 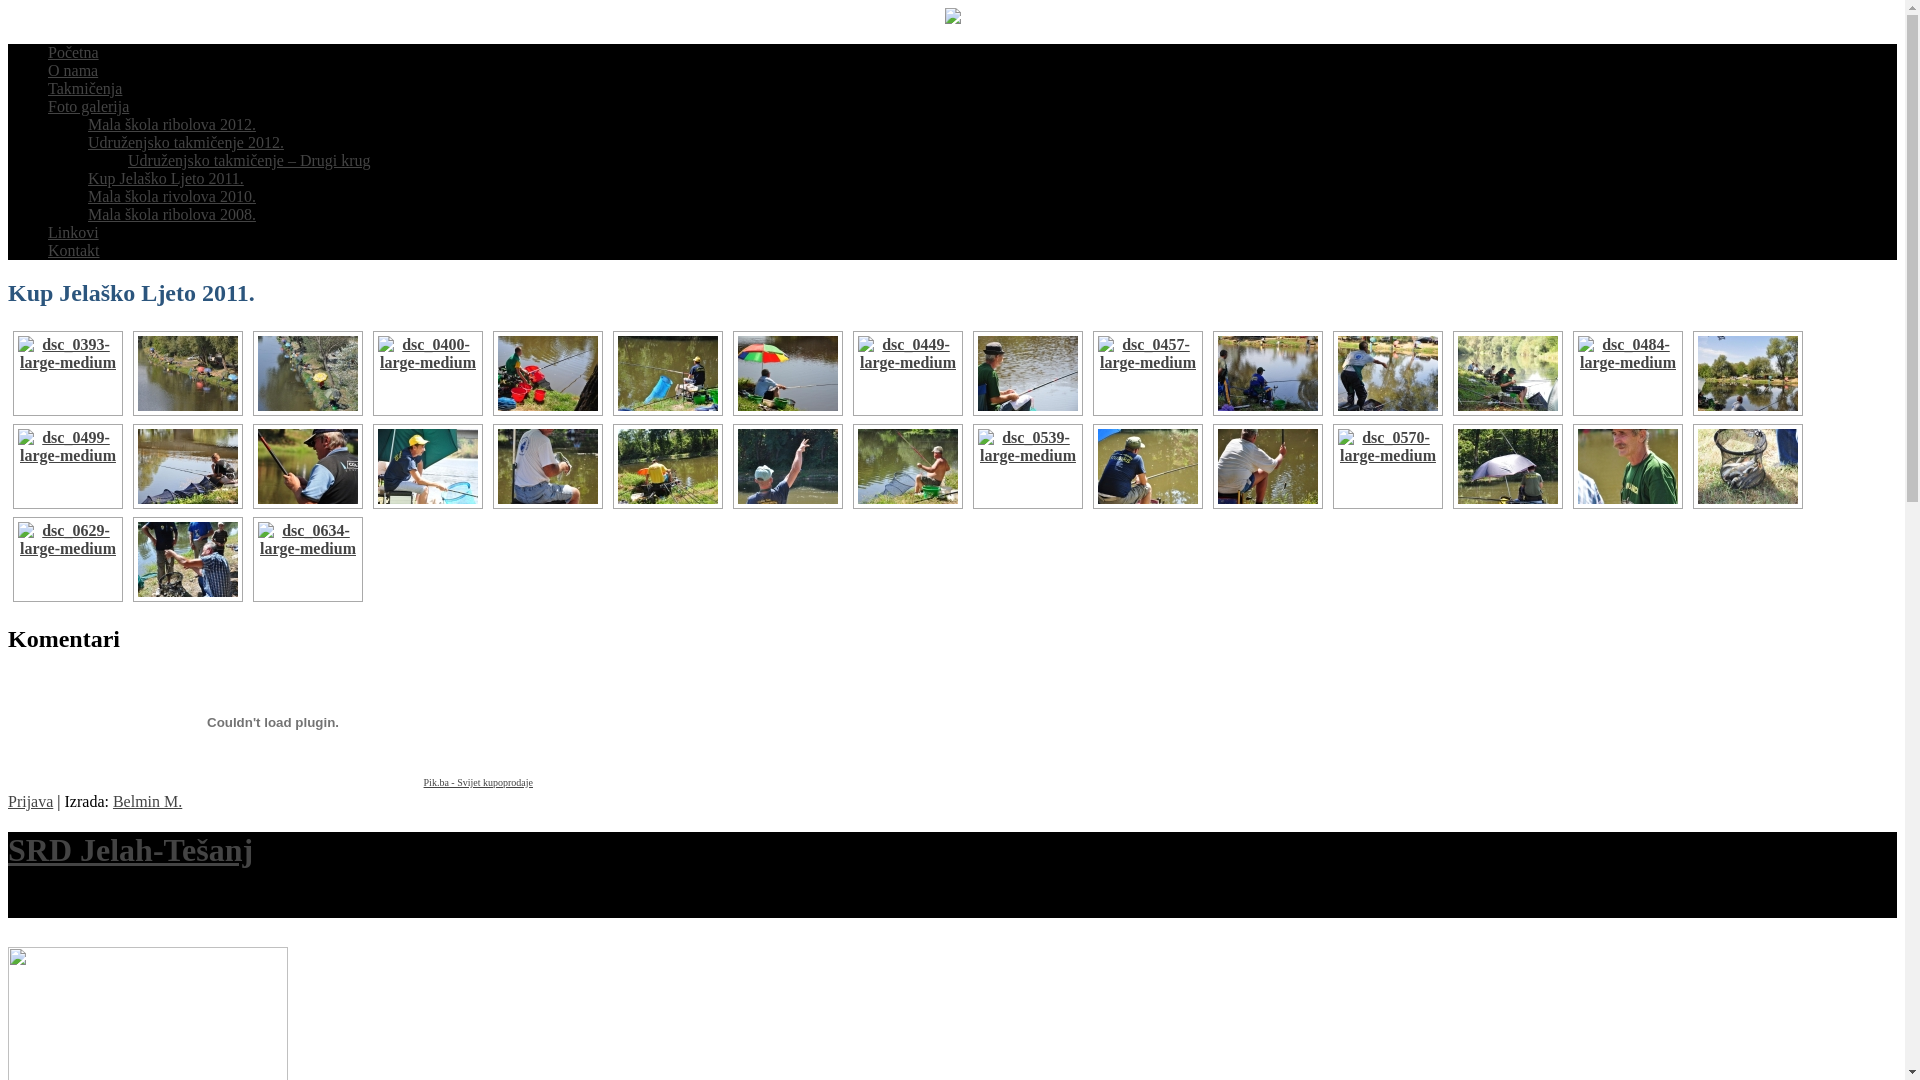 What do you see at coordinates (112, 800) in the screenshot?
I see `'Belmin M.'` at bounding box center [112, 800].